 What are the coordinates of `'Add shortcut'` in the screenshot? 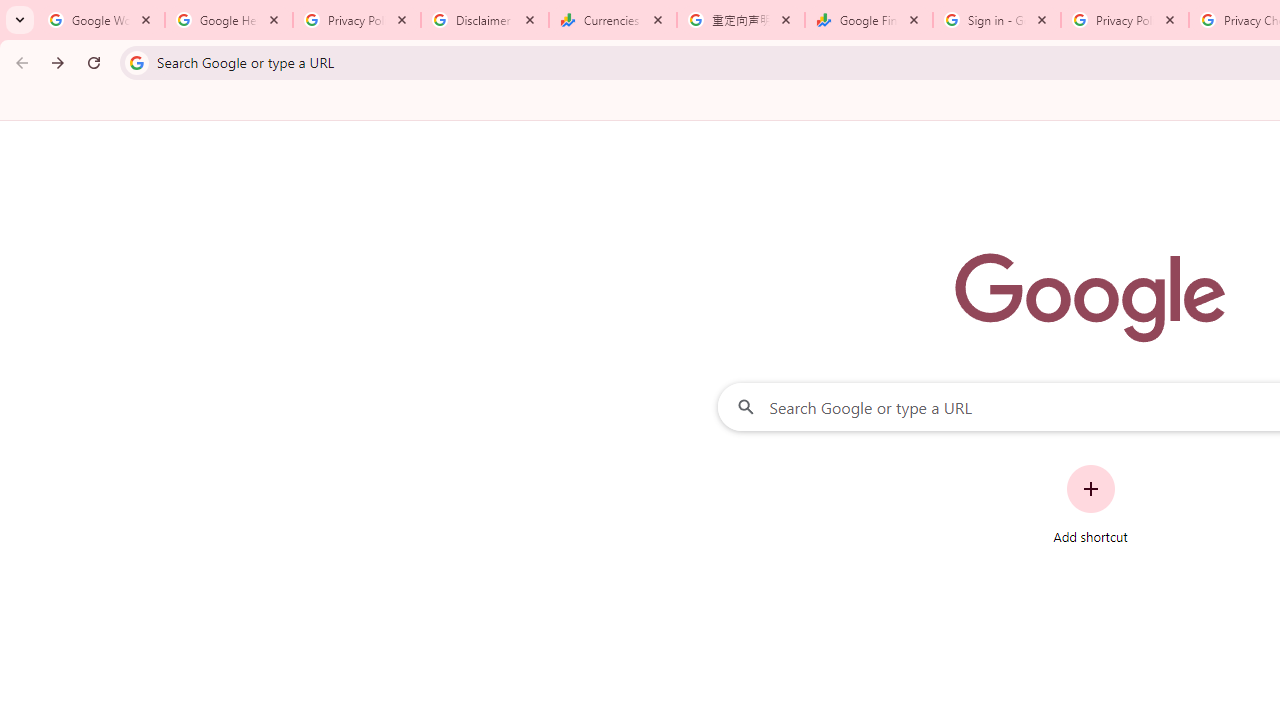 It's located at (1089, 504).